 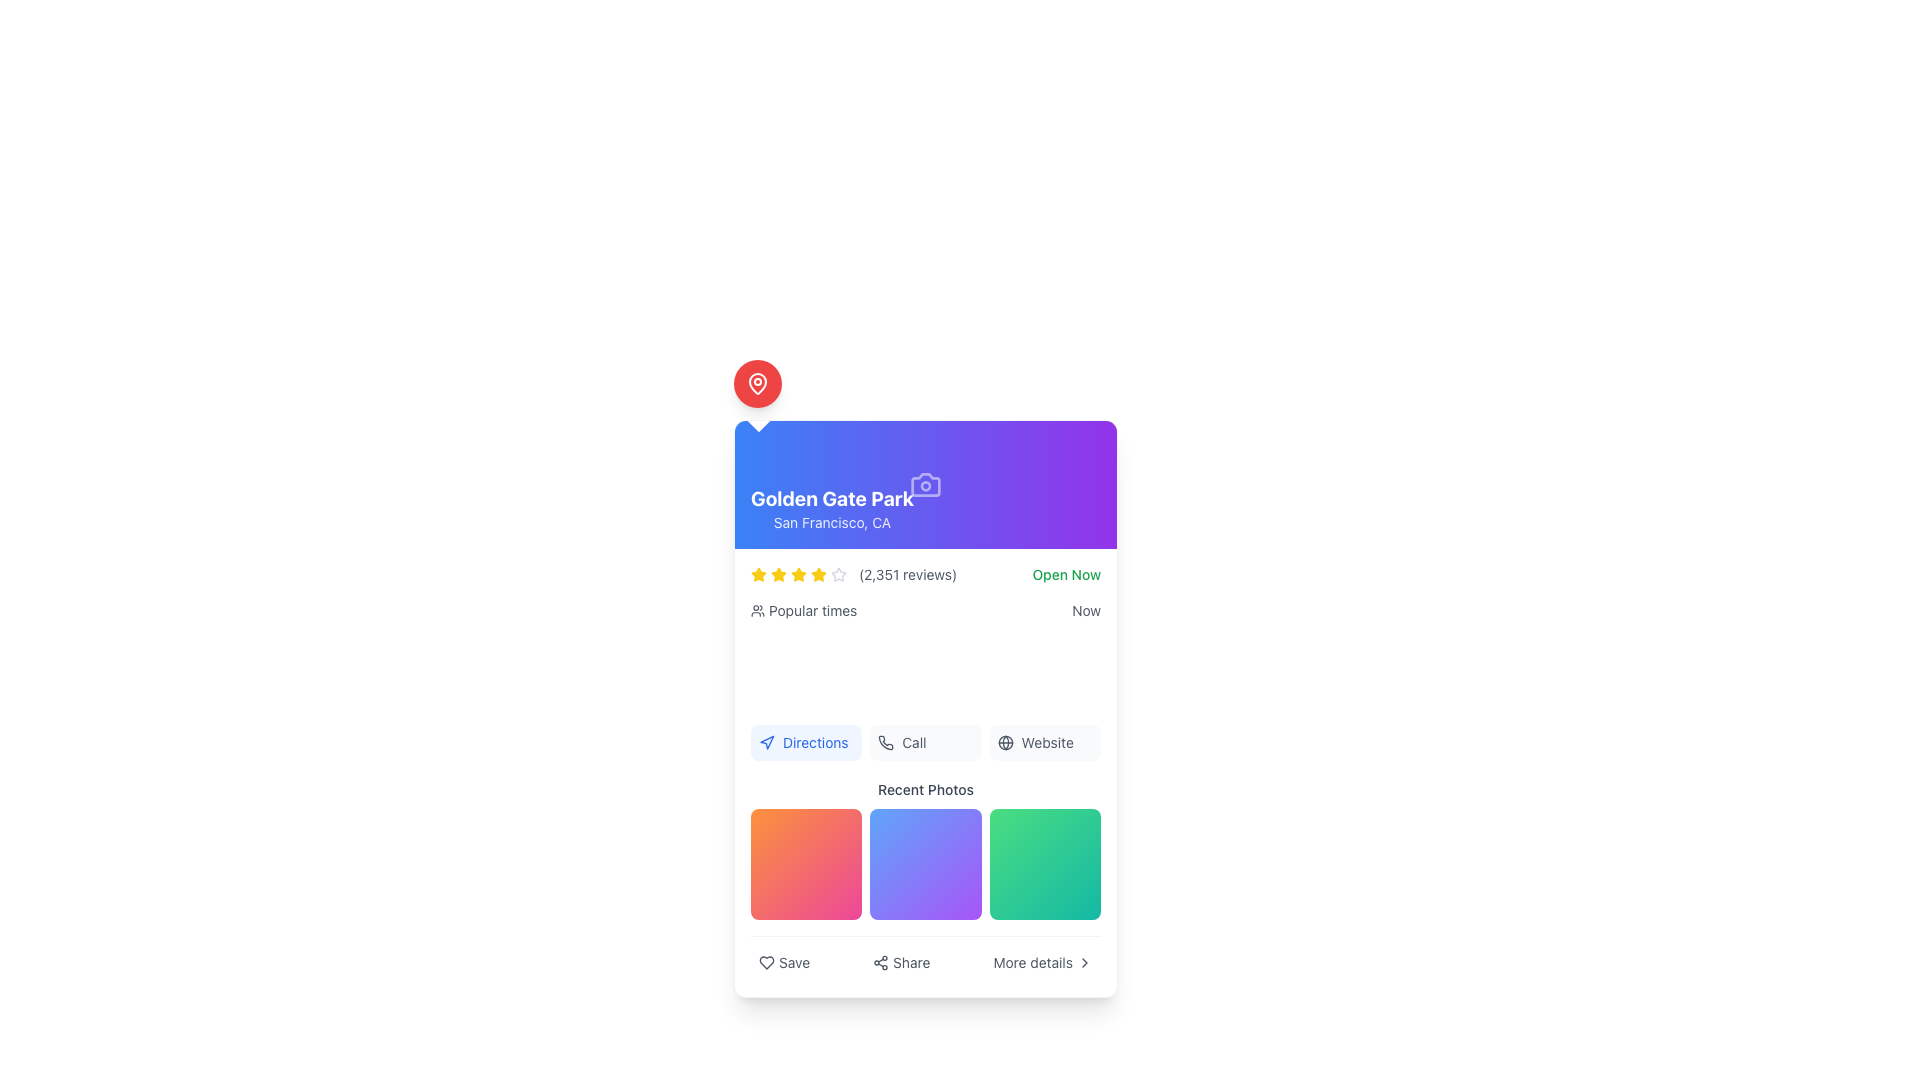 I want to click on the 'Call' icon located to the left of the 'Call' button, which is part of a row of buttons including 'Directions' and 'Website', so click(x=885, y=743).